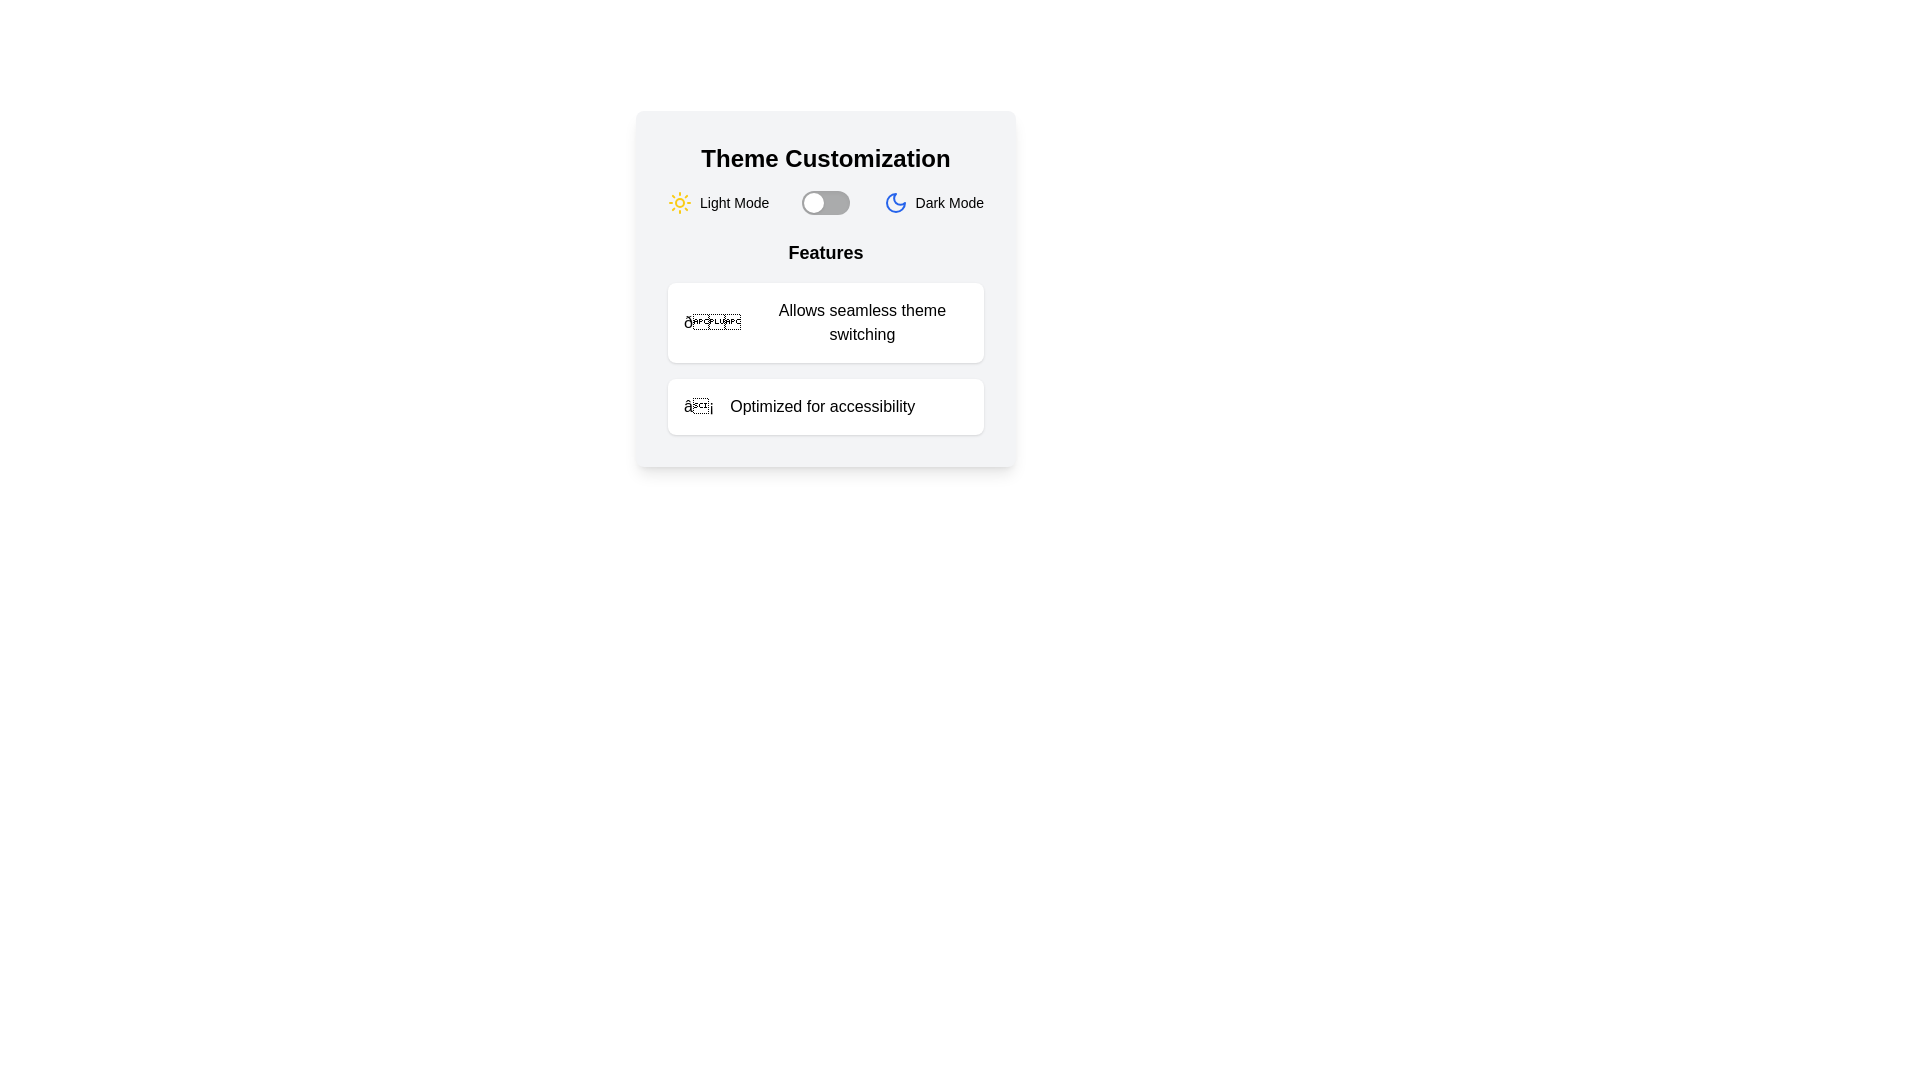 The height and width of the screenshot is (1080, 1920). What do you see at coordinates (814, 203) in the screenshot?
I see `the circular toggle switch indicator on the left side of the horizontal toggle bar in the 'Theme Customization' section` at bounding box center [814, 203].